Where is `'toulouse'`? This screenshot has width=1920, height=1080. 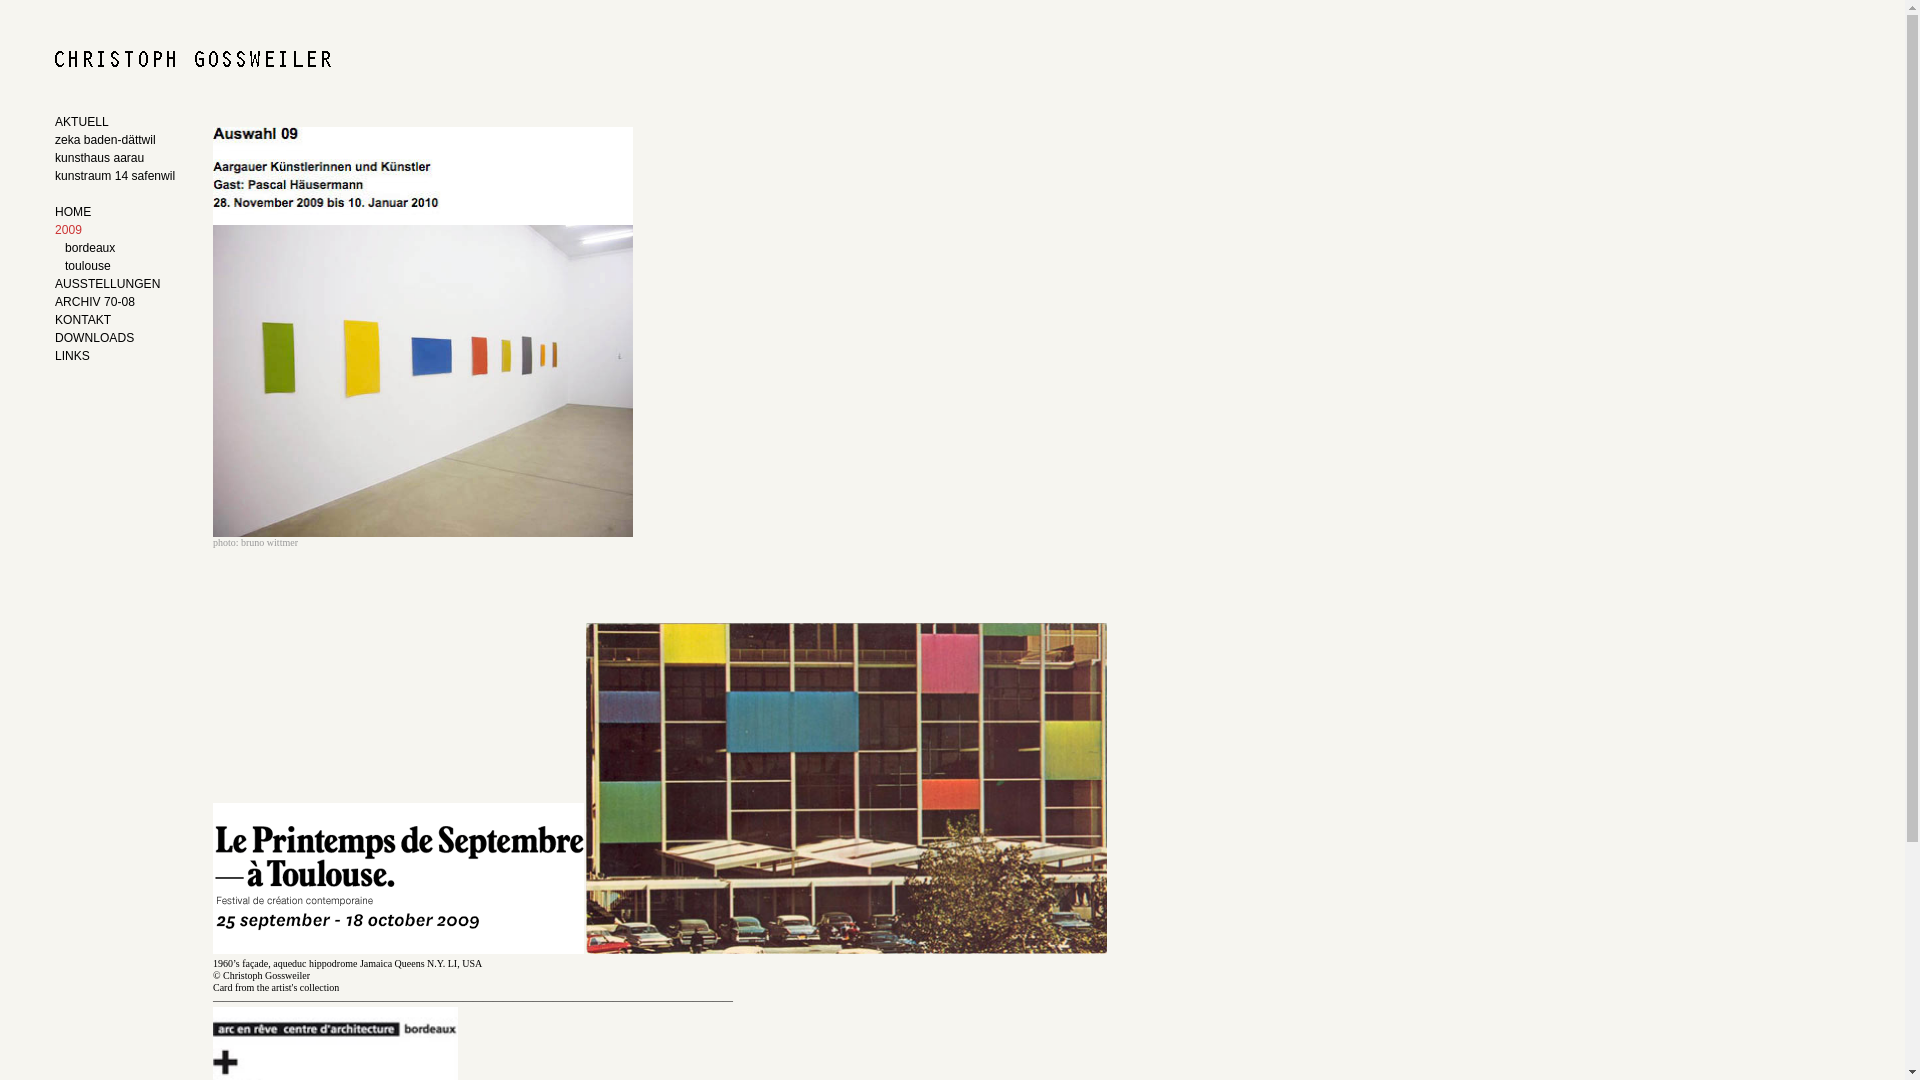 'toulouse' is located at coordinates (121, 266).